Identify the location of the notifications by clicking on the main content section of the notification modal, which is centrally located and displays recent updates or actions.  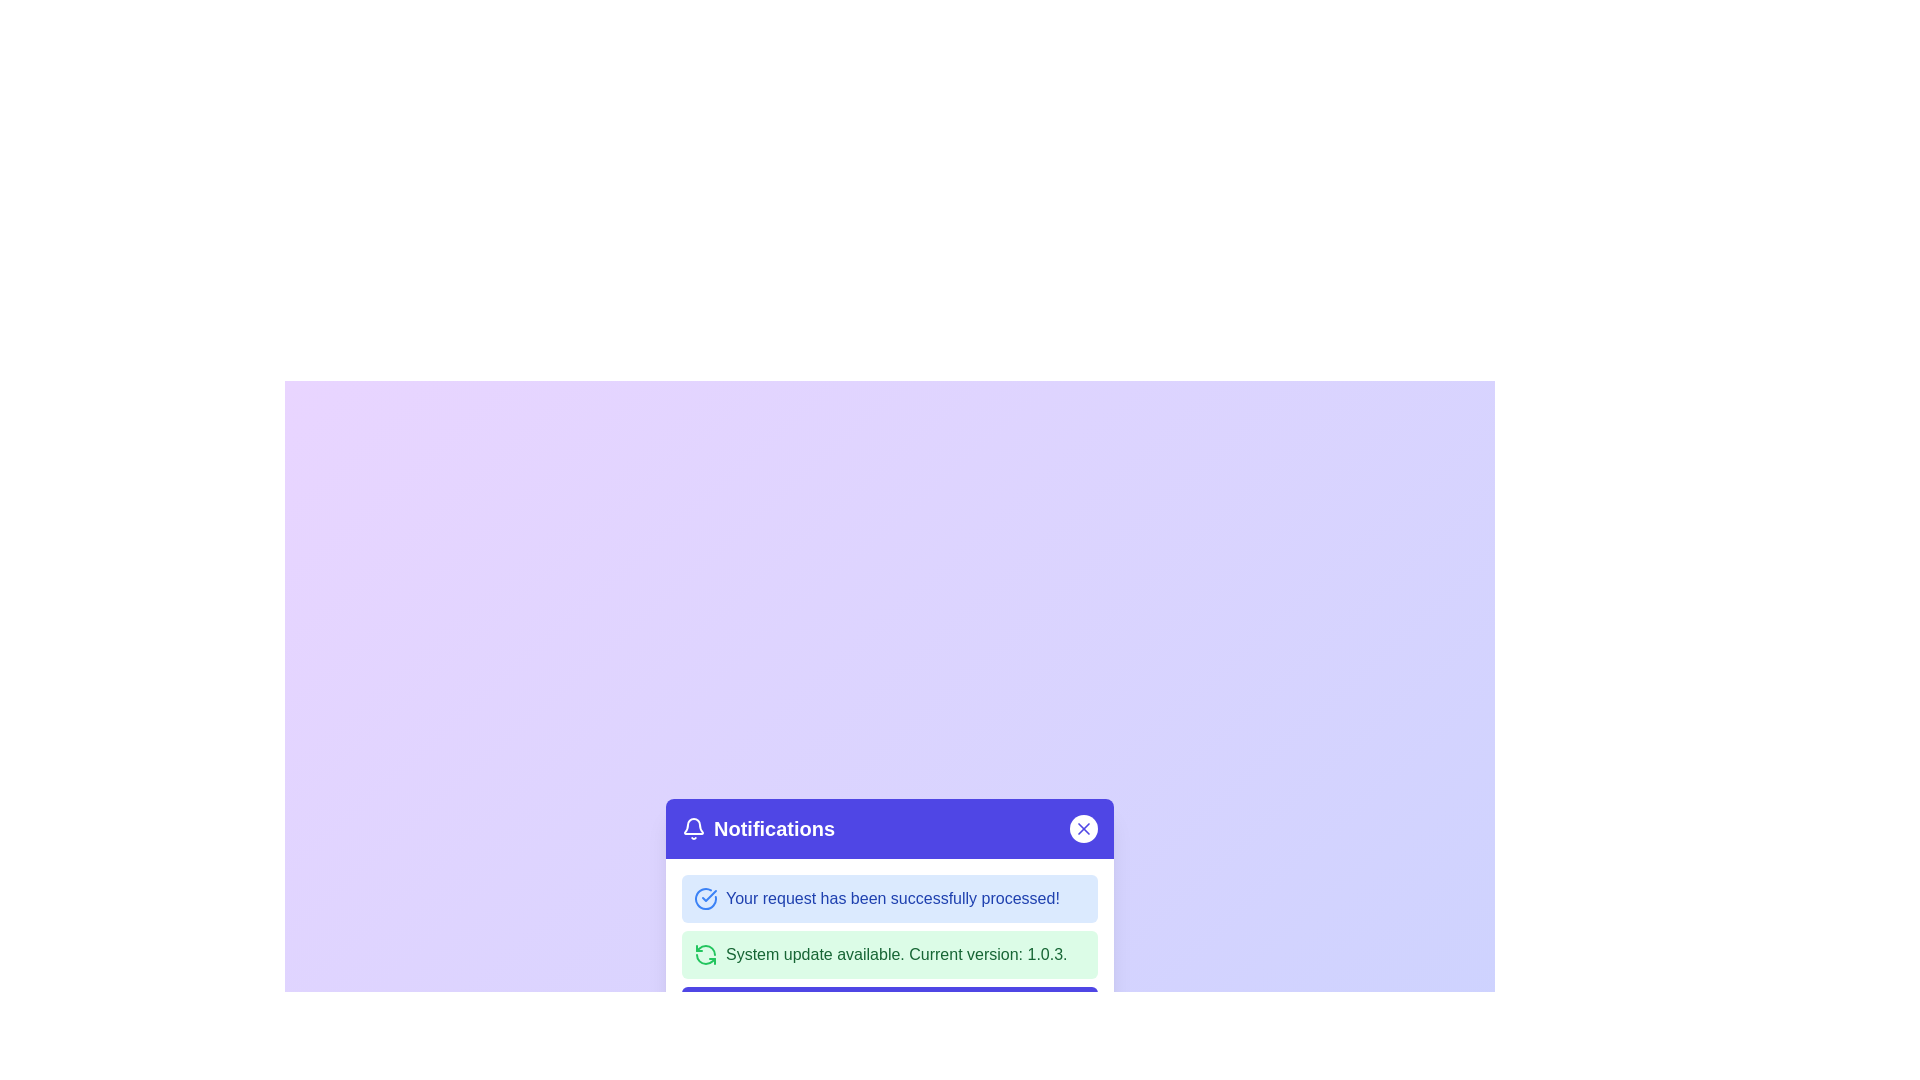
(888, 921).